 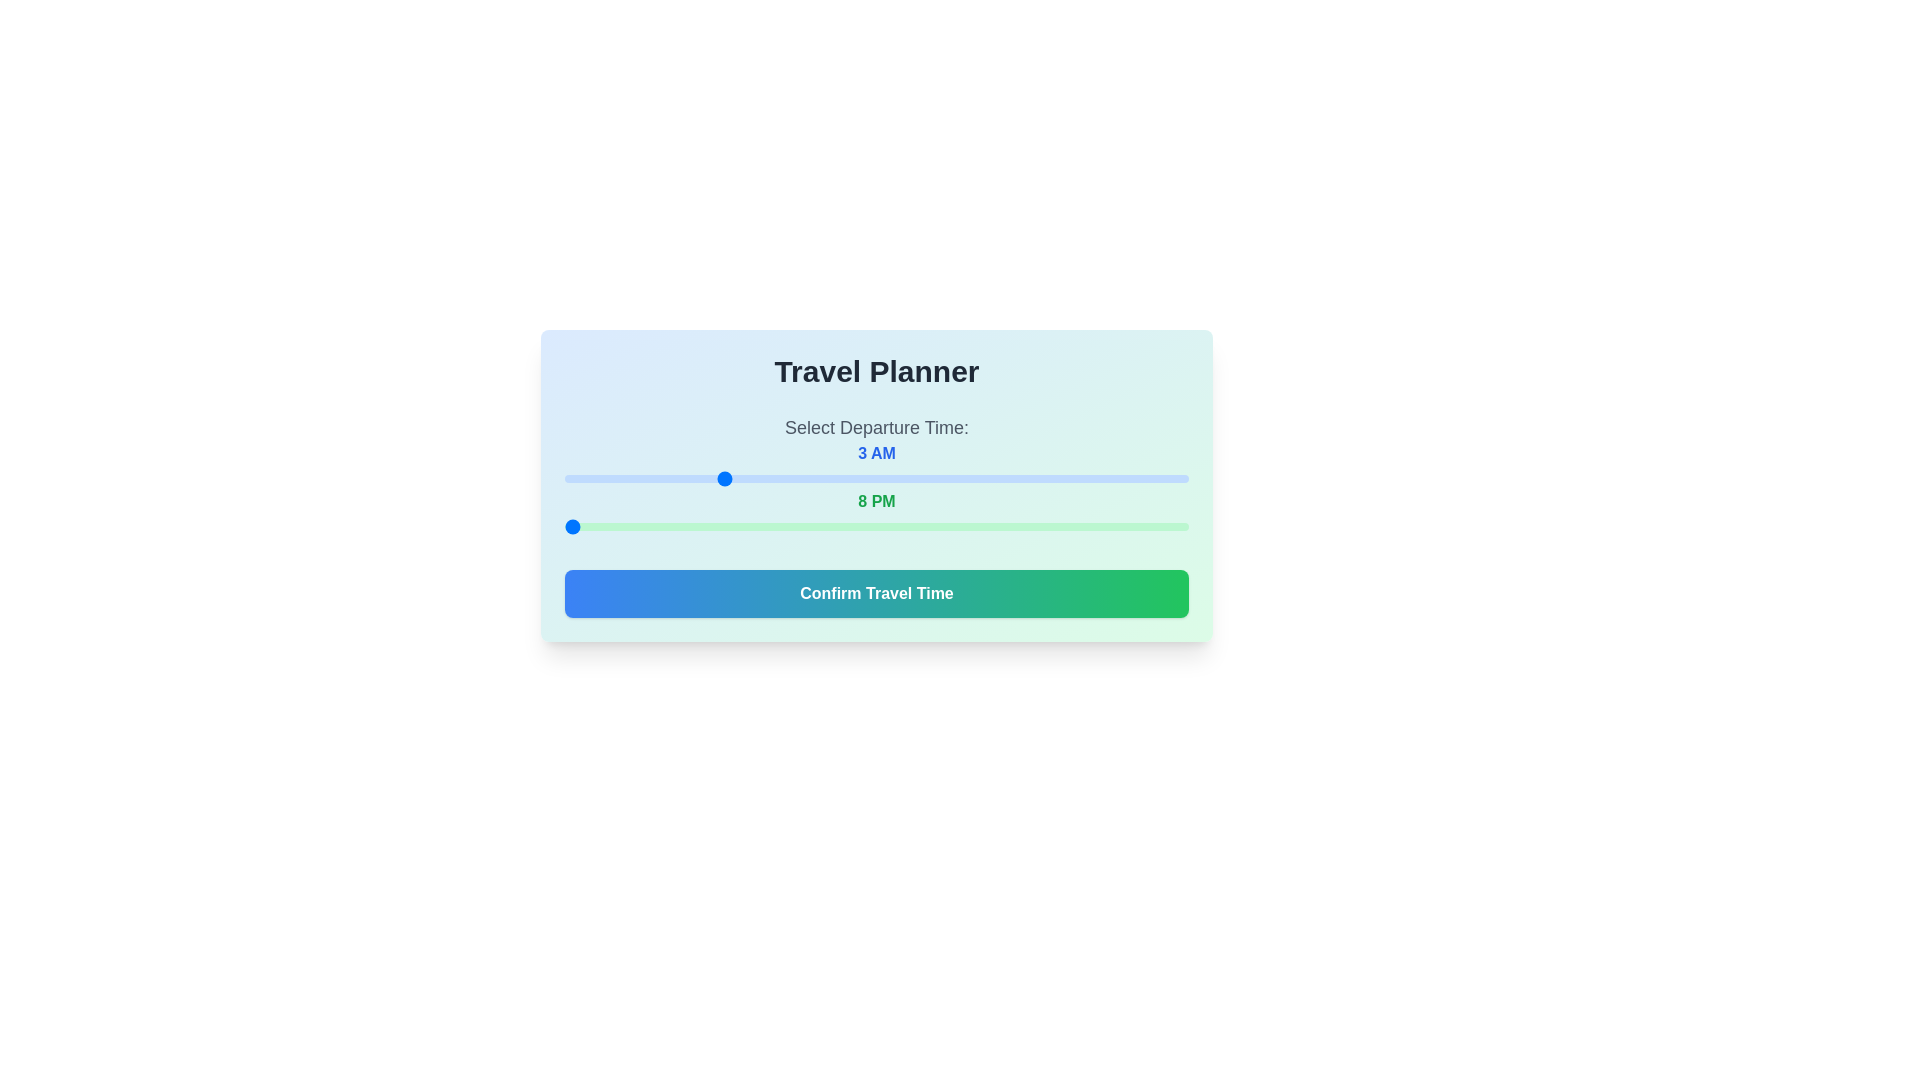 I want to click on the slider value, so click(x=771, y=526).